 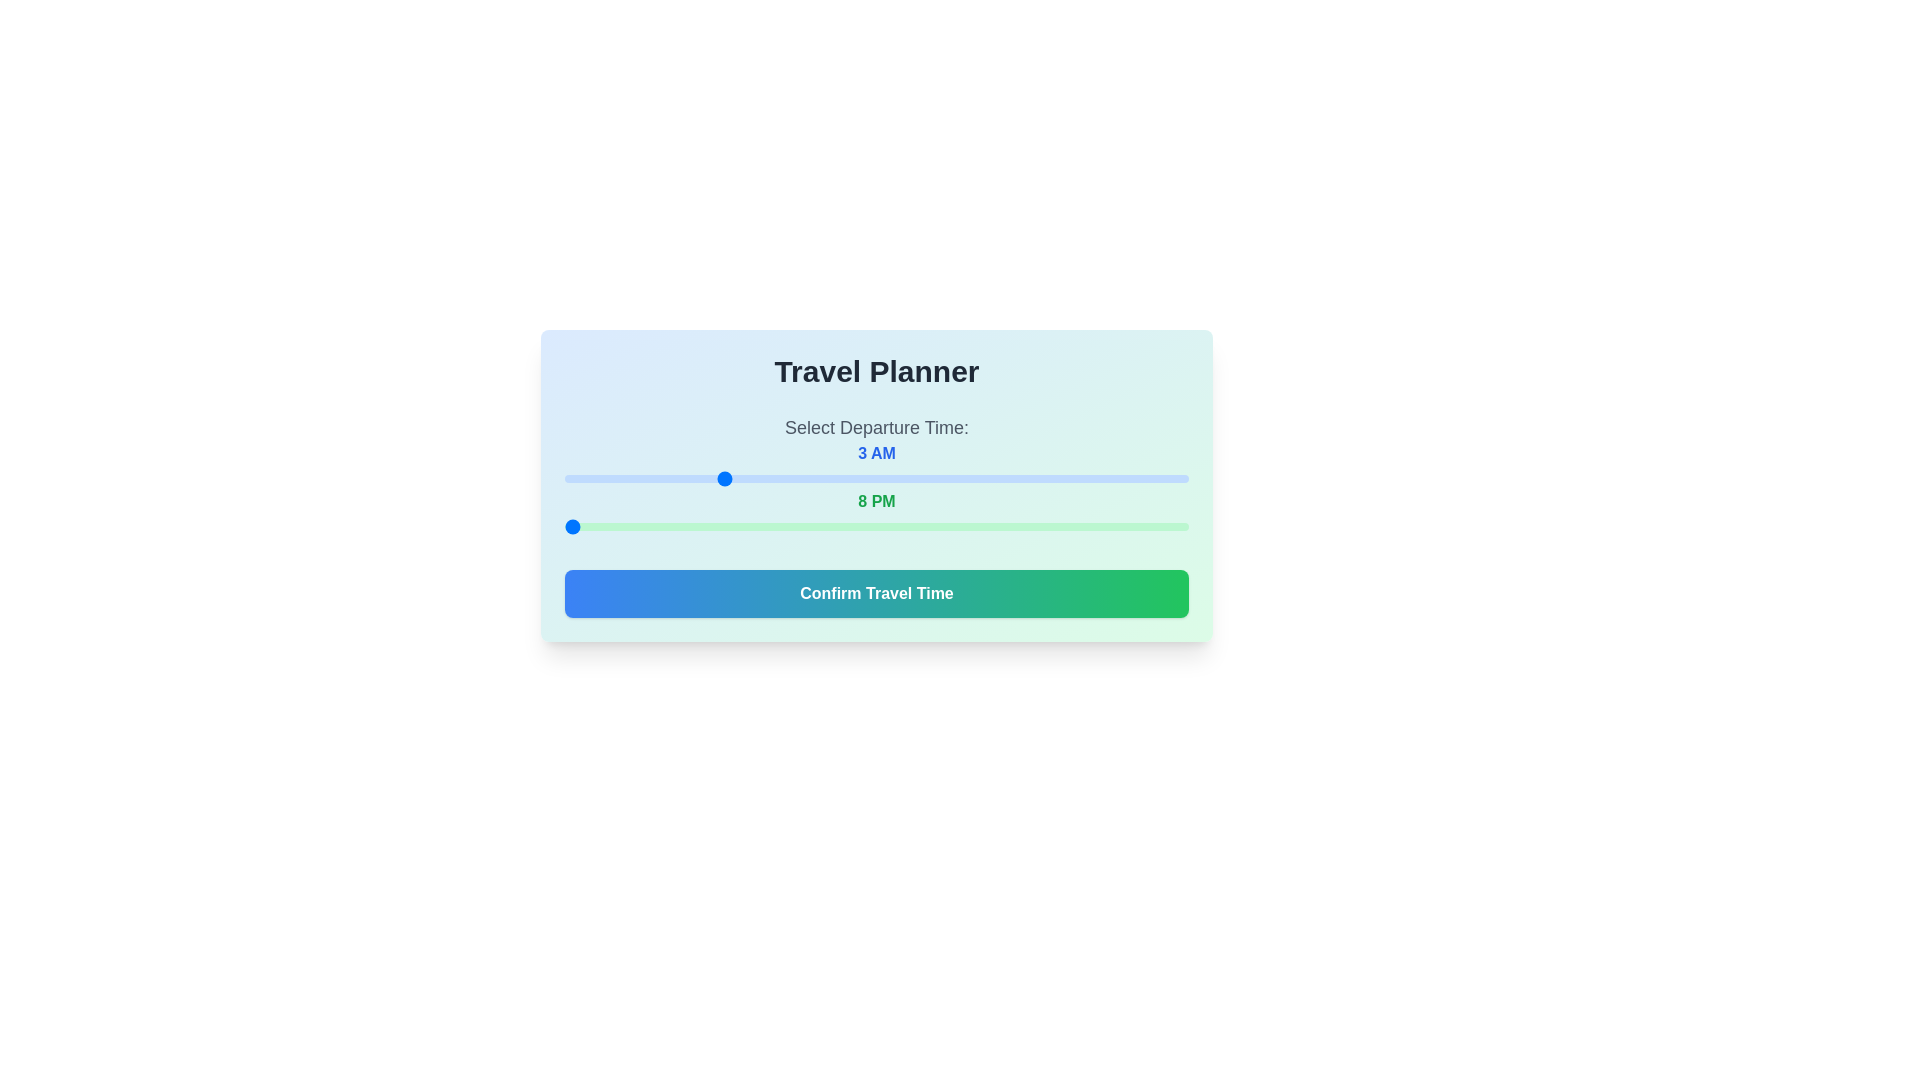 I want to click on the slider value, so click(x=771, y=526).